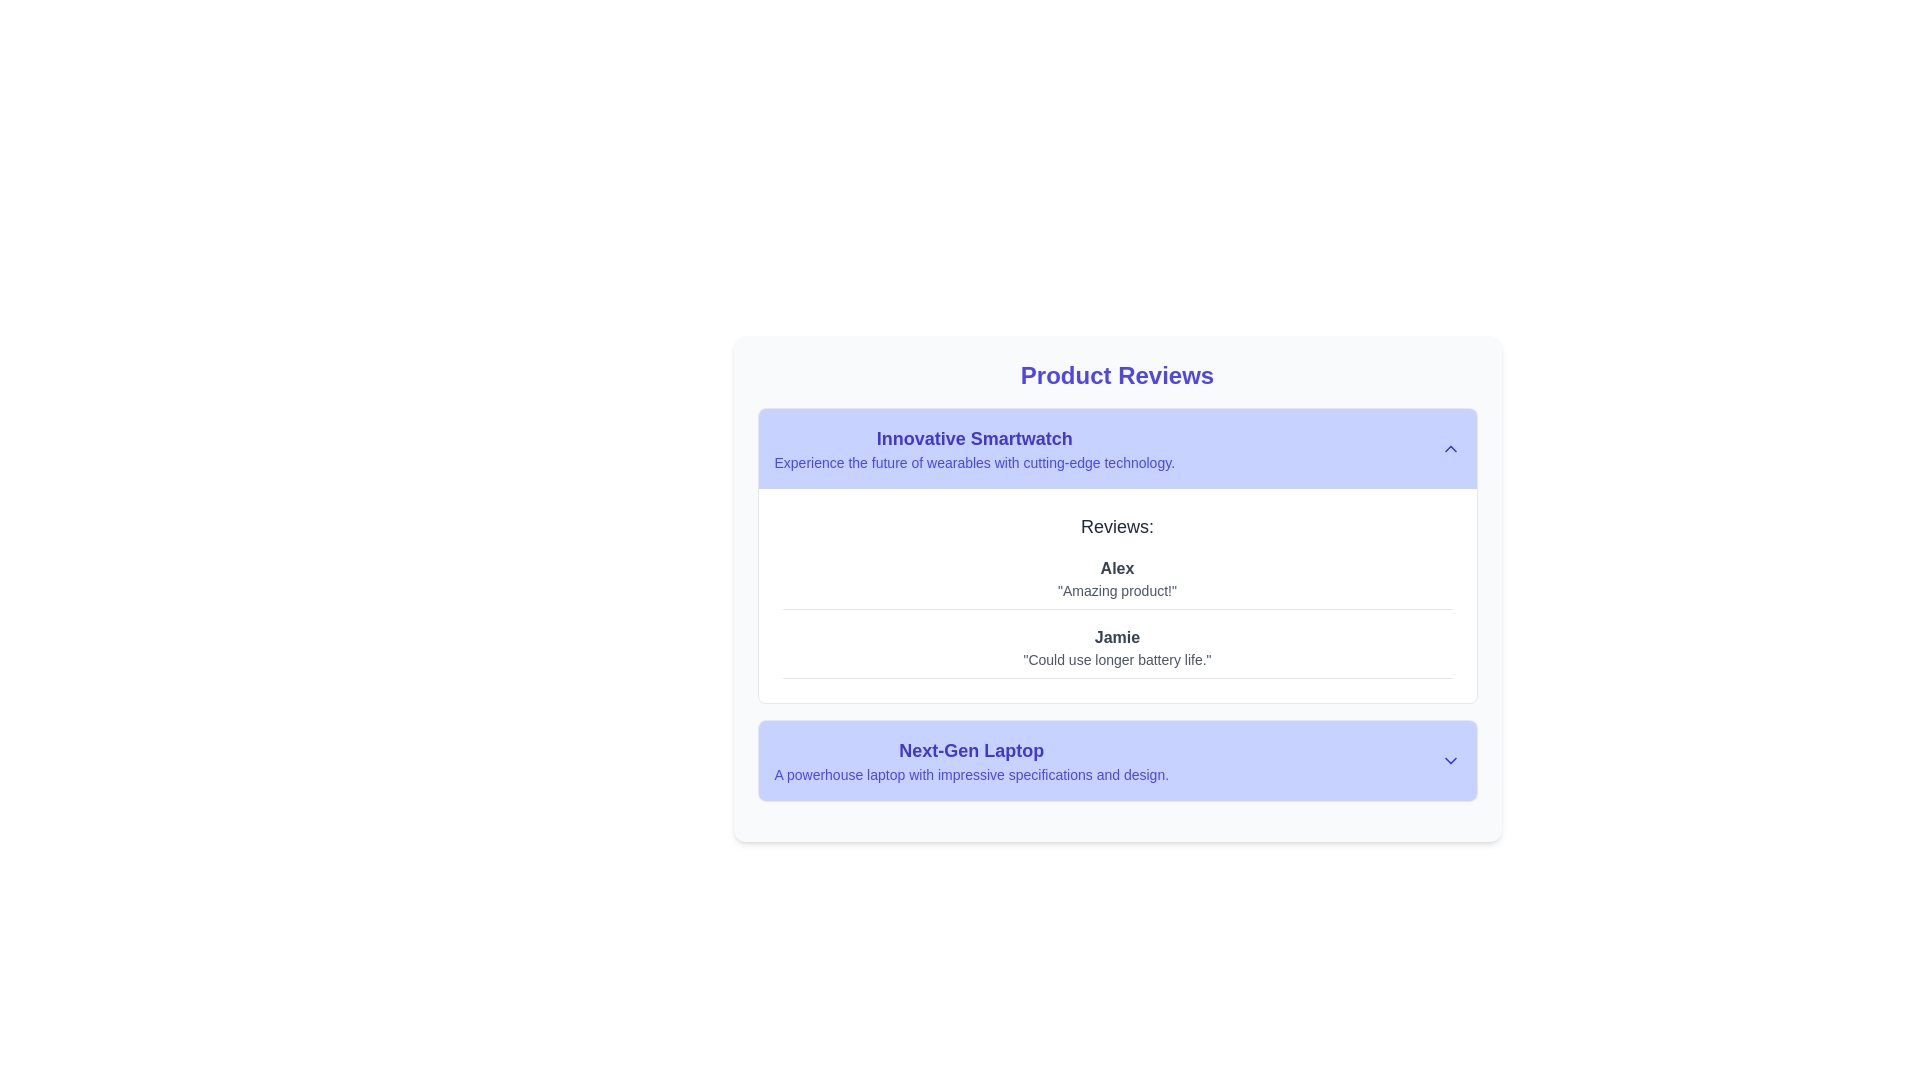  What do you see at coordinates (1116, 569) in the screenshot?
I see `the Text label that displays the reviewer's name in the 'Reviews' subsection of the 'Innovative Smartwatch' section` at bounding box center [1116, 569].